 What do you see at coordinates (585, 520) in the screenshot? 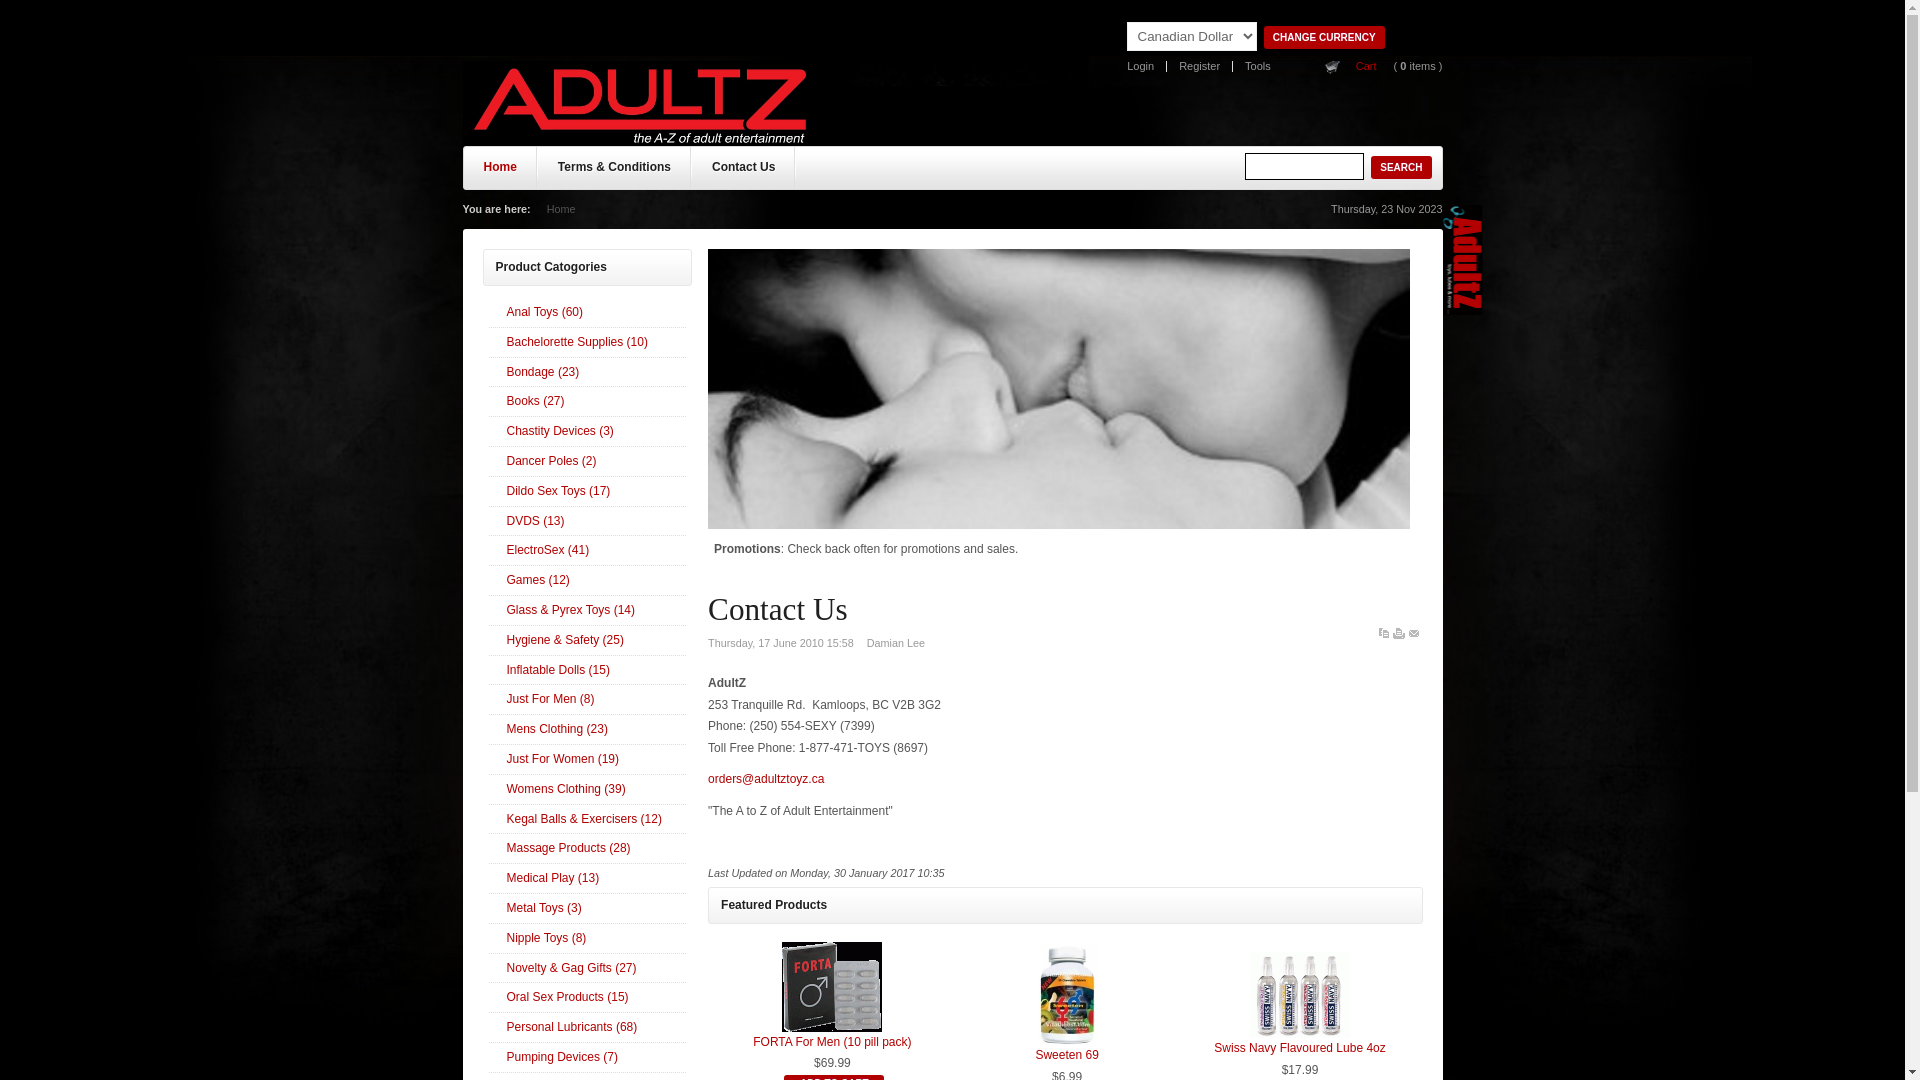
I see `'DVDS (13)'` at bounding box center [585, 520].